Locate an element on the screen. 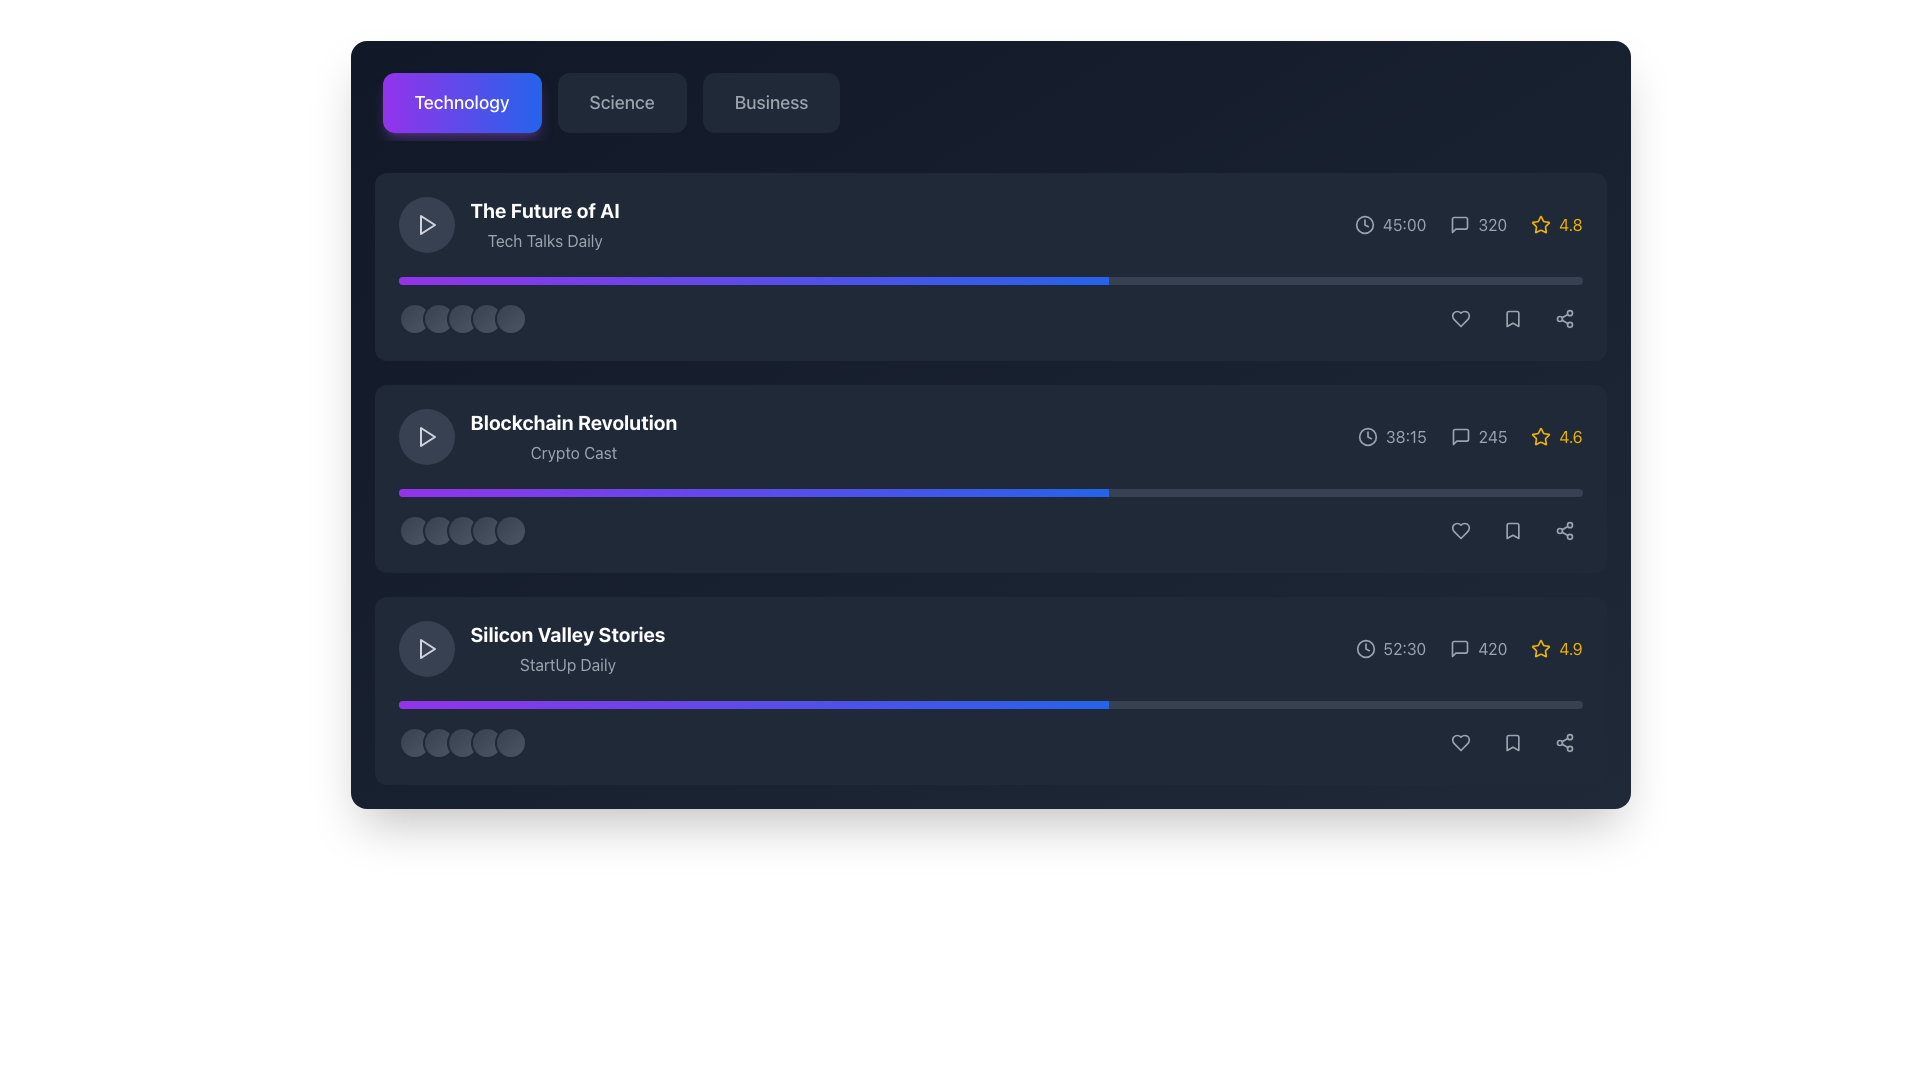 This screenshot has height=1080, width=1920. the triangular play button icon within the rounded dark gray button on the left side of the podcast card labeled 'The Future of AI' to play the podcast is located at coordinates (425, 224).